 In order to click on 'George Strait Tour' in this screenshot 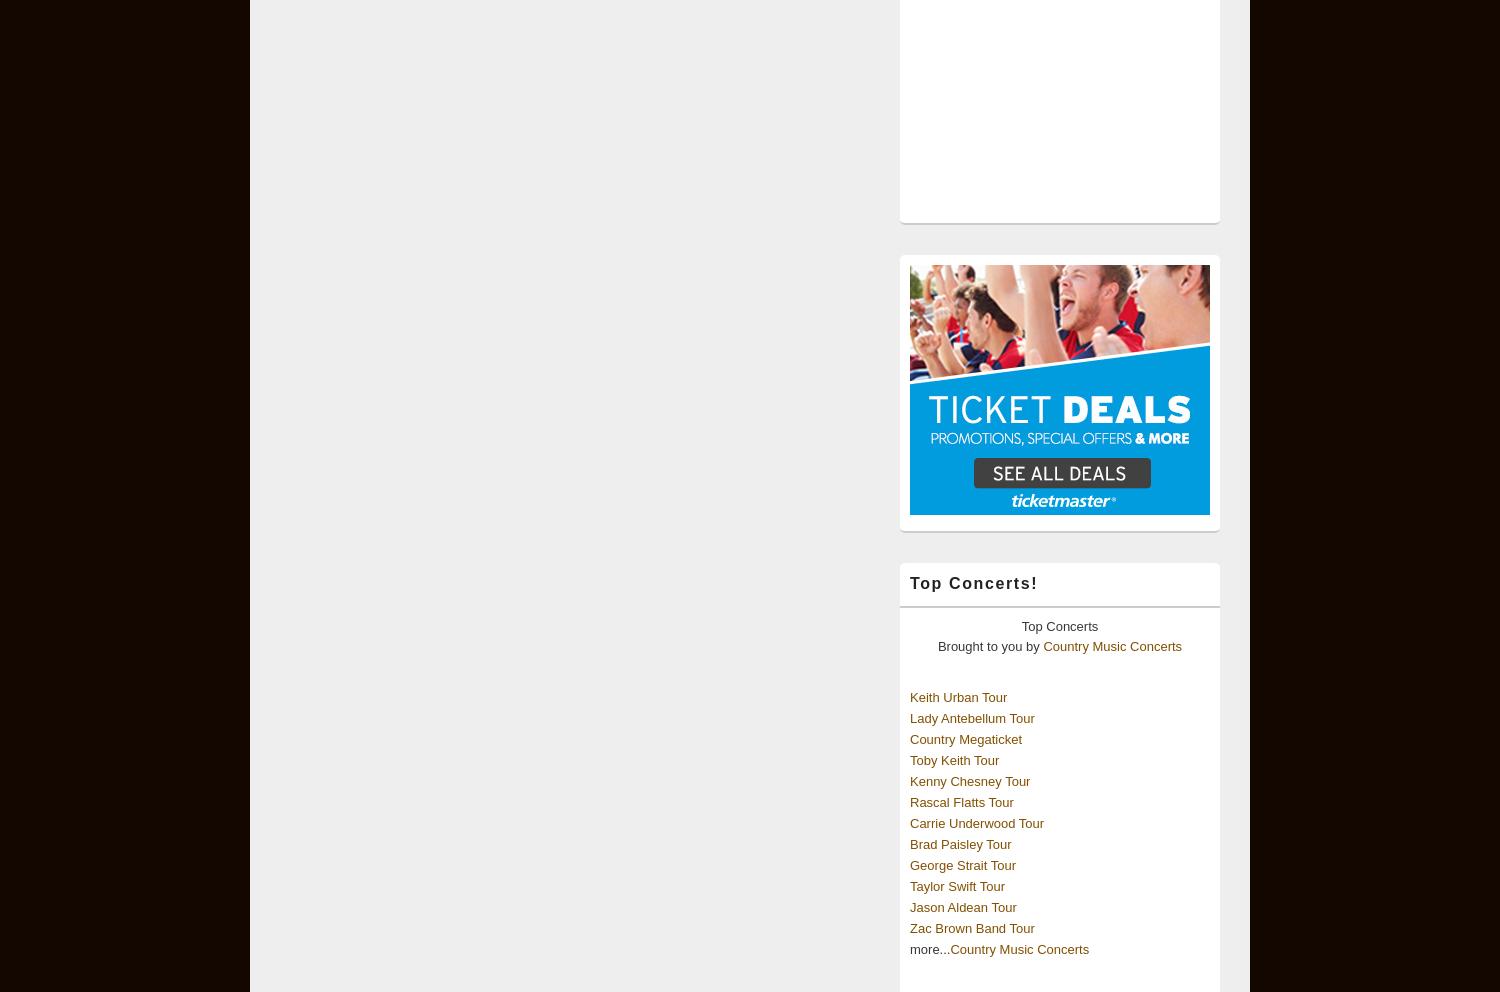, I will do `click(910, 864)`.